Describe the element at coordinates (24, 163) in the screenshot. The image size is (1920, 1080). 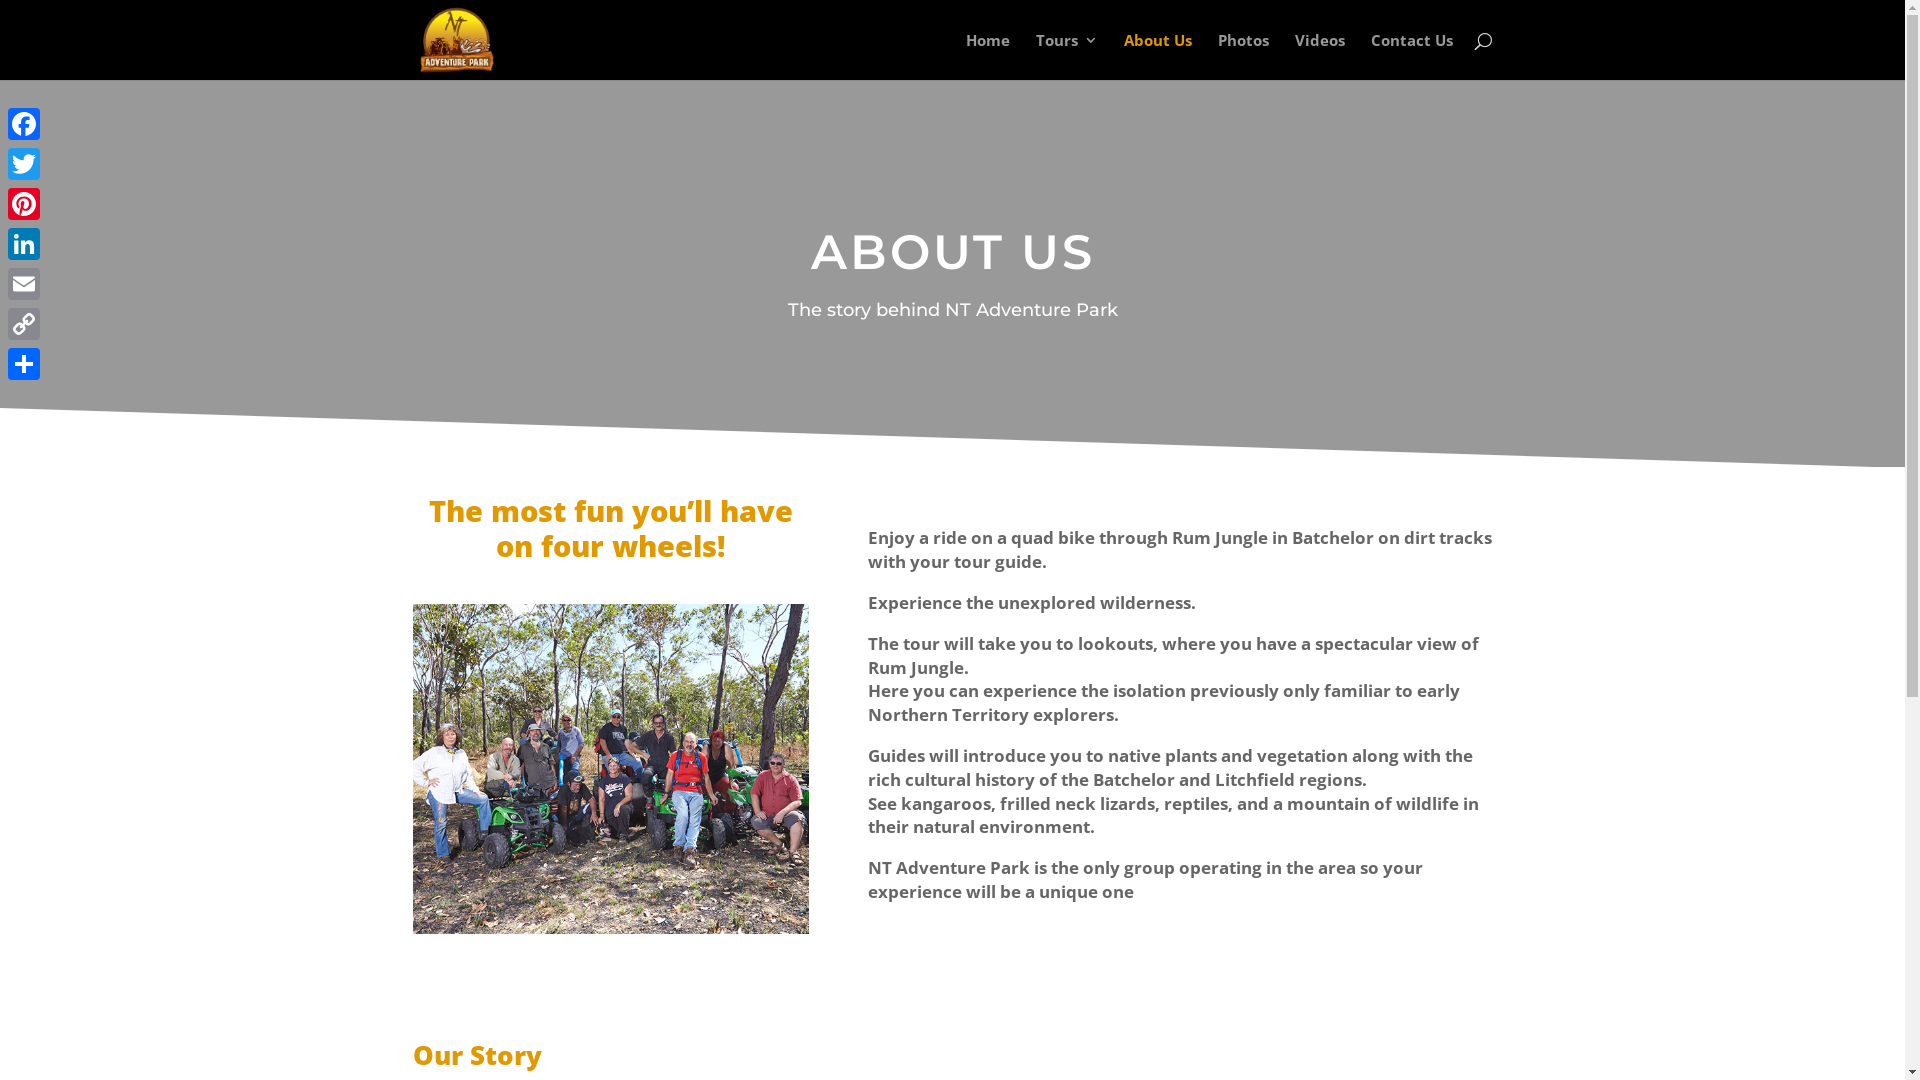
I see `'Twitter'` at that location.